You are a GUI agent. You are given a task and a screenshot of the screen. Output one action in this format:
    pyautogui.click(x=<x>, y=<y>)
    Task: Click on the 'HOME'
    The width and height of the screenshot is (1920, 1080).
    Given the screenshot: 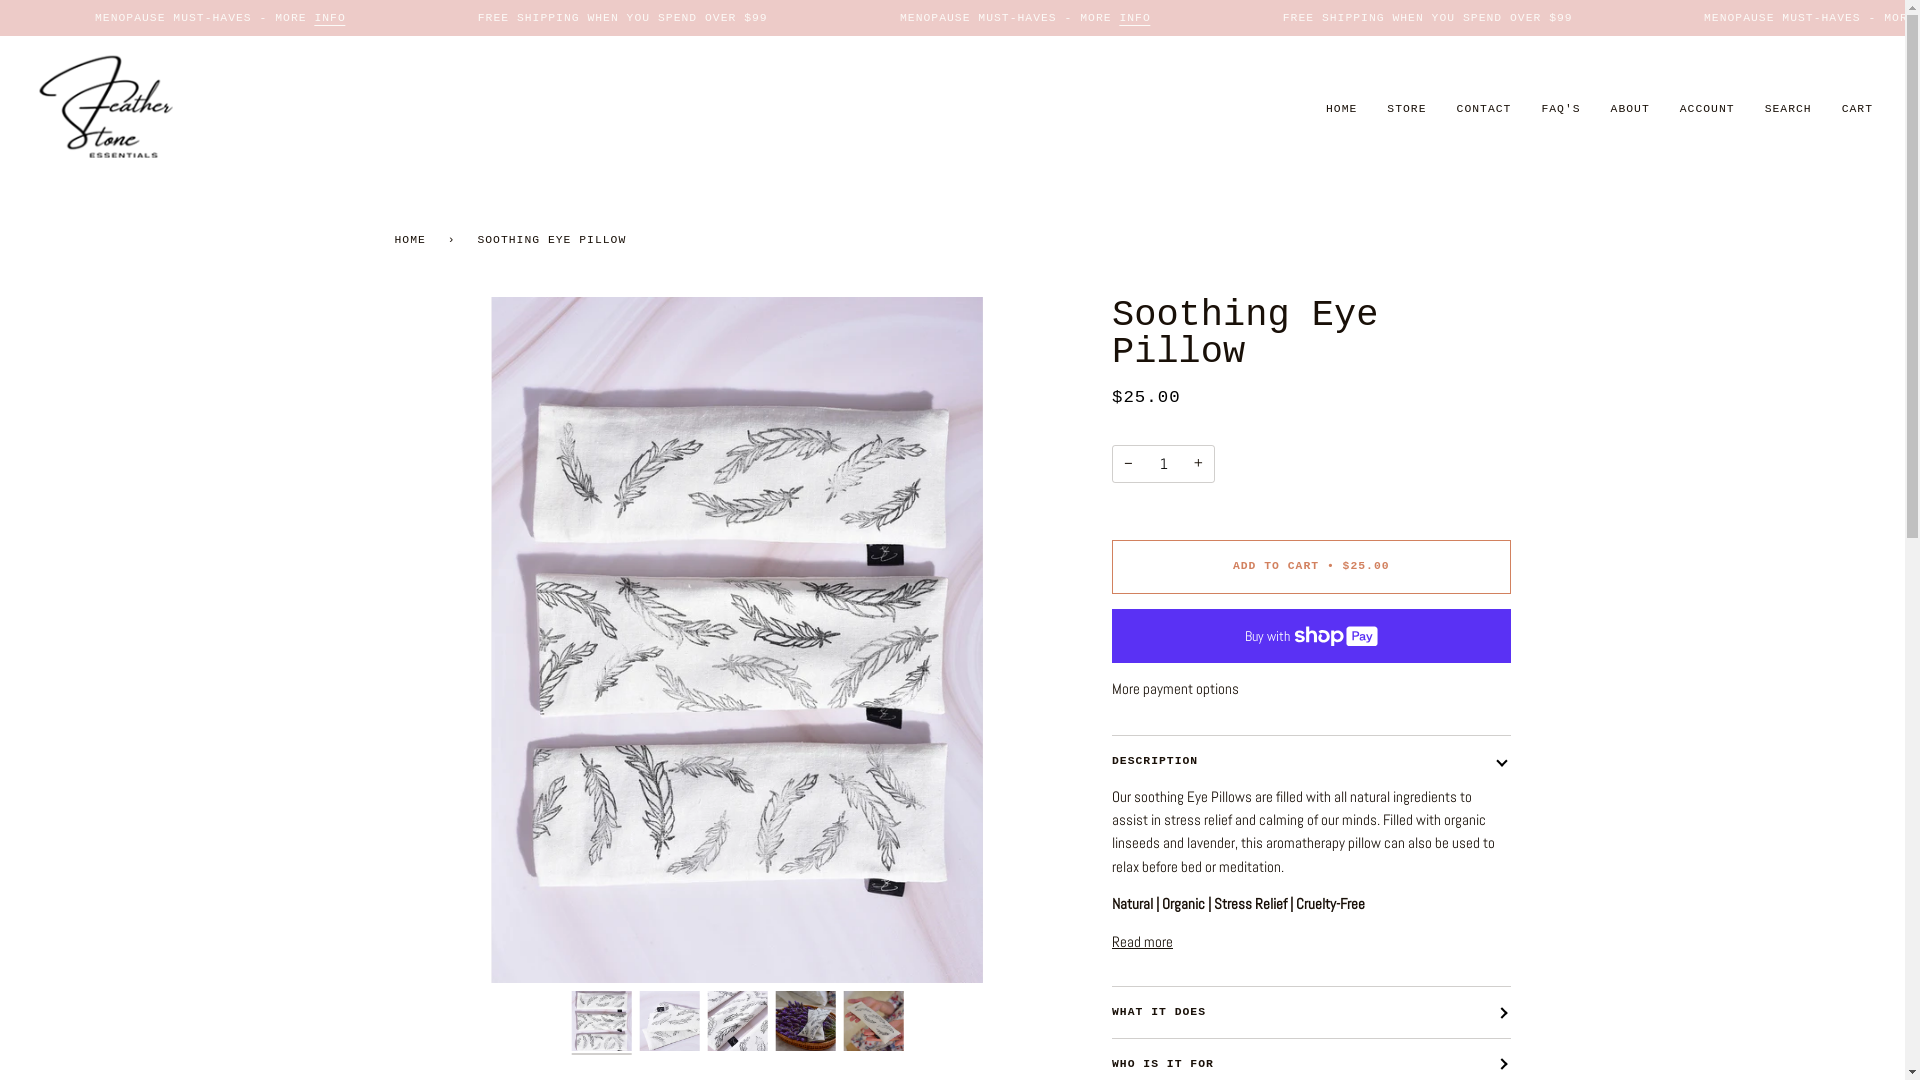 What is the action you would take?
    pyautogui.click(x=1341, y=108)
    